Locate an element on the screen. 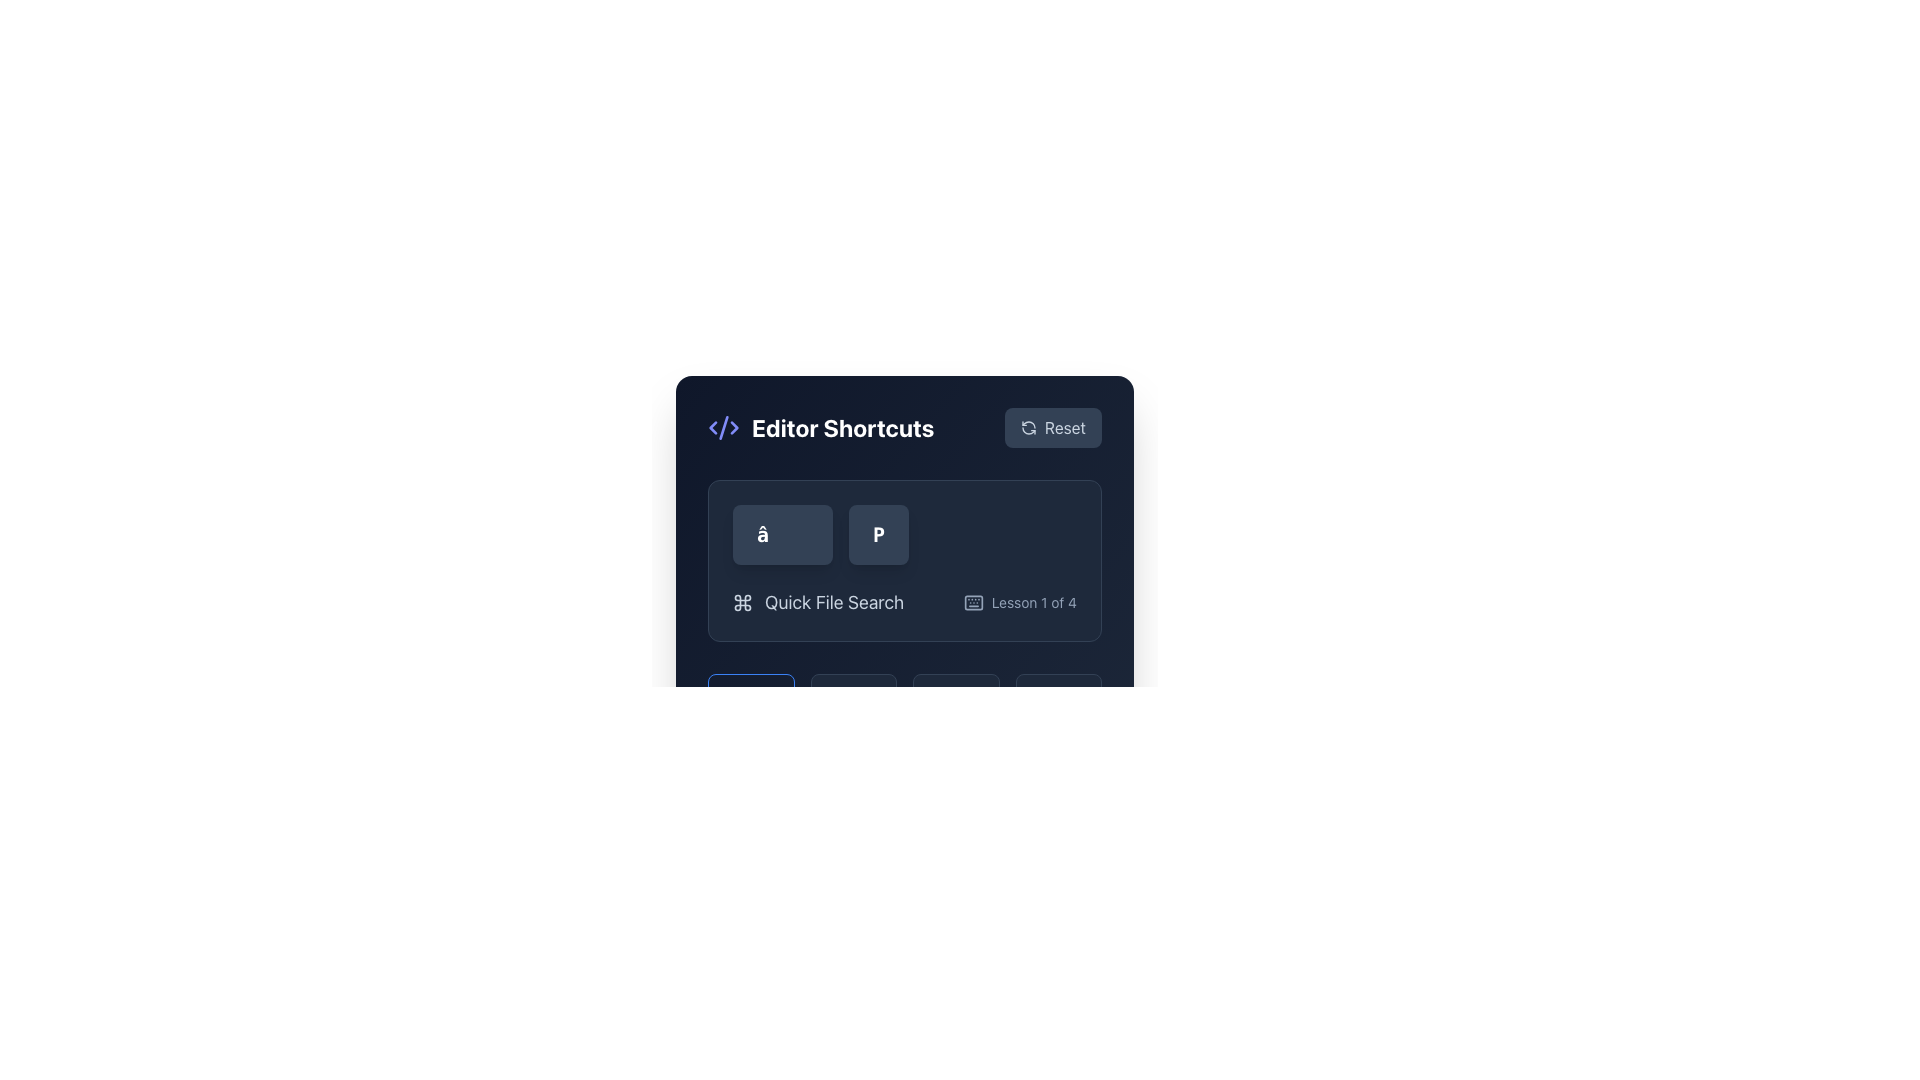 This screenshot has width=1920, height=1080. the indigo icon resembling XML code brackets ('<', '/') next to the 'Editor Shortcuts' header is located at coordinates (723, 427).